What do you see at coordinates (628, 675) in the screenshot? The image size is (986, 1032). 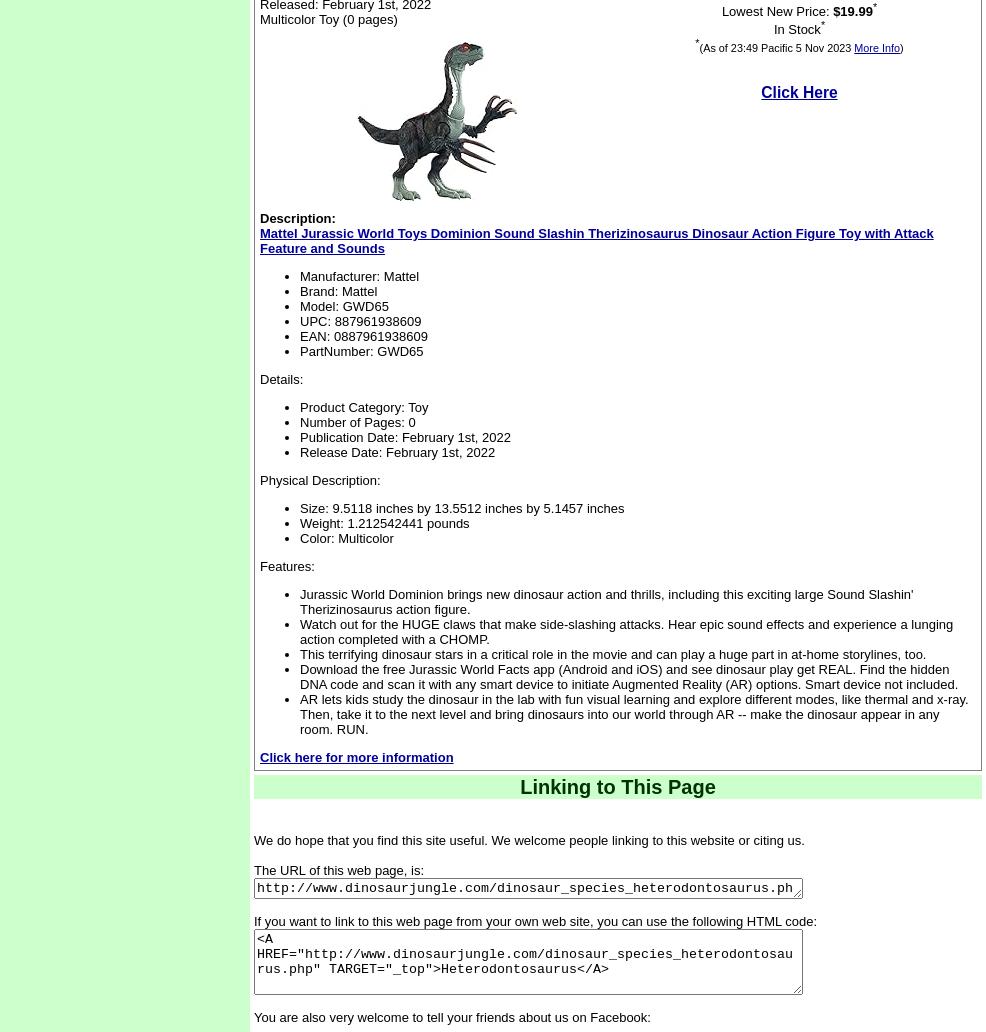 I see `'Download the free Jurassic World Facts app (Android and iOS) and see dinosaur play get REAL. Find the hidden DNA code and scan it with any smart device to initiate Augmented Reality (AR) options. Smart device not included.'` at bounding box center [628, 675].